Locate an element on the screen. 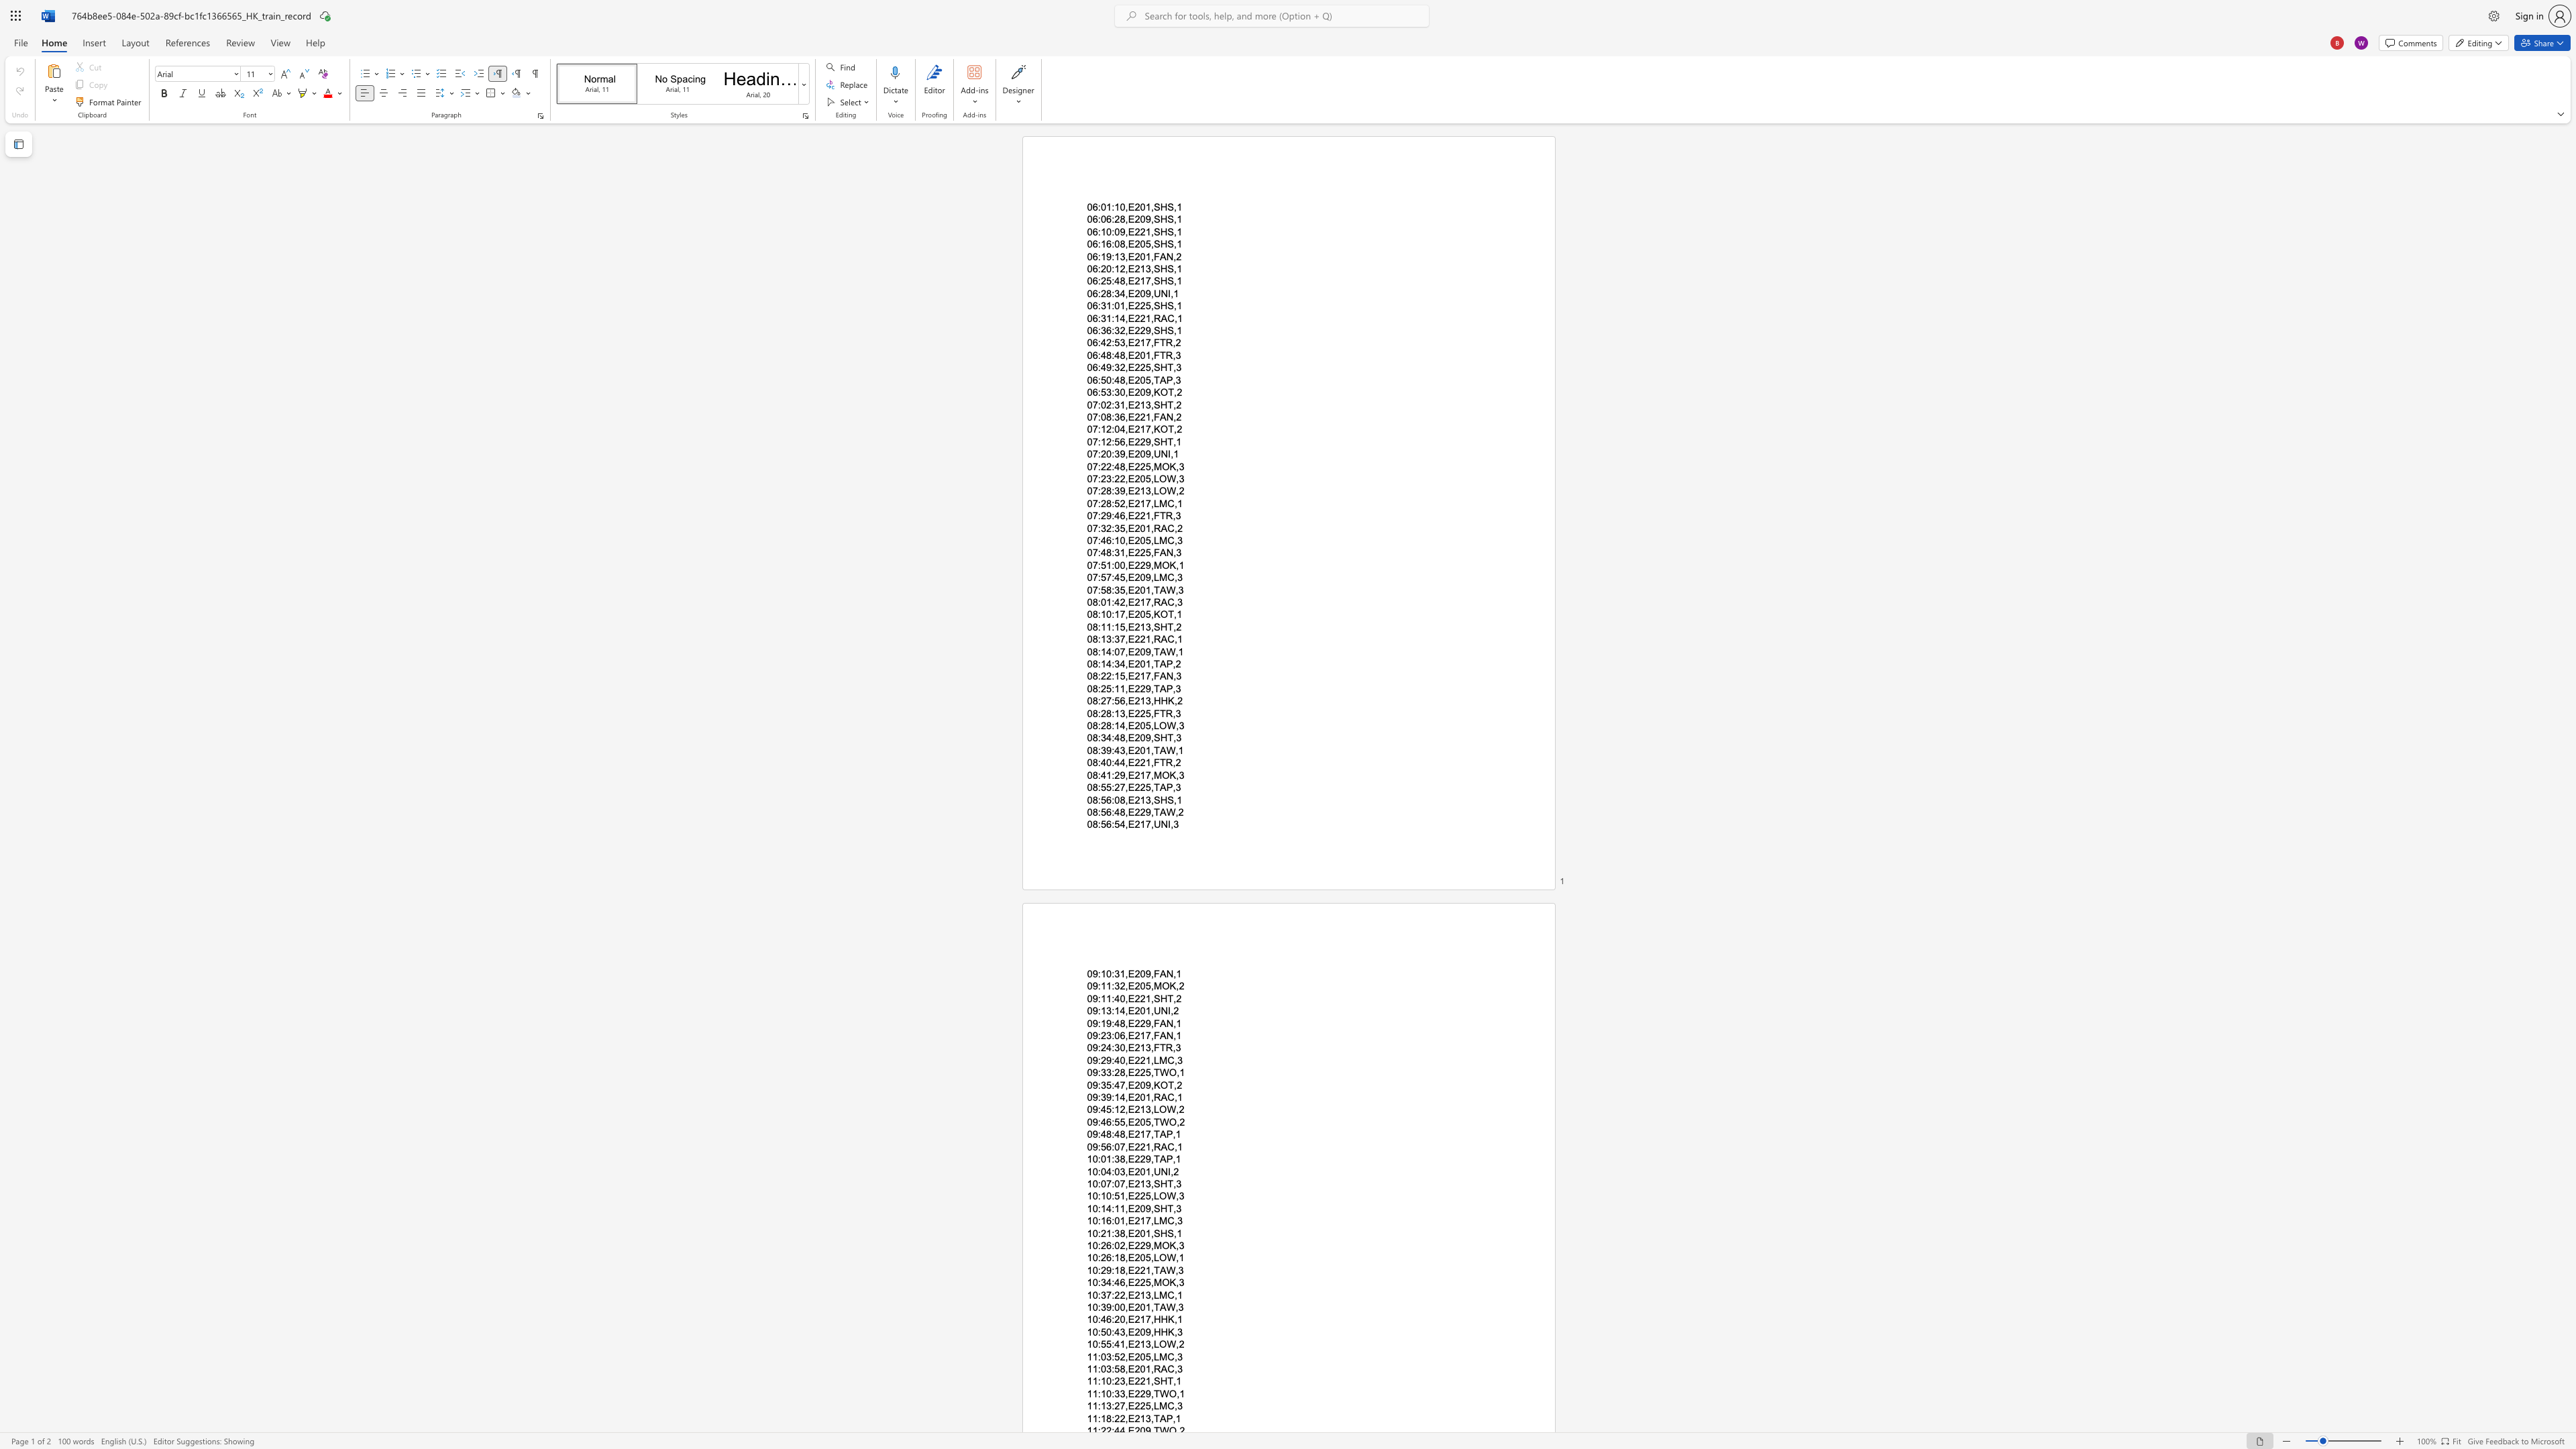 The image size is (2576, 1449). the space between the continuous character "3" and "4" in the text is located at coordinates (1119, 663).